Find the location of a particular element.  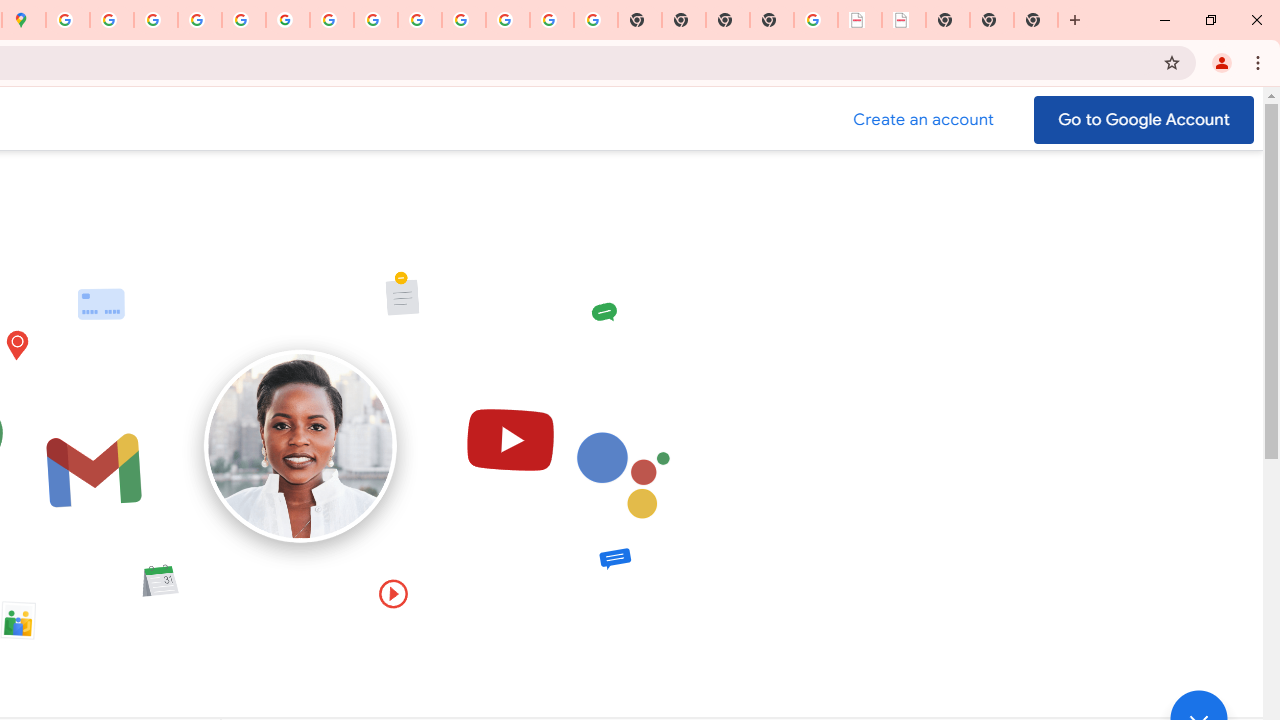

'Privacy Help Center - Policies Help' is located at coordinates (155, 20).